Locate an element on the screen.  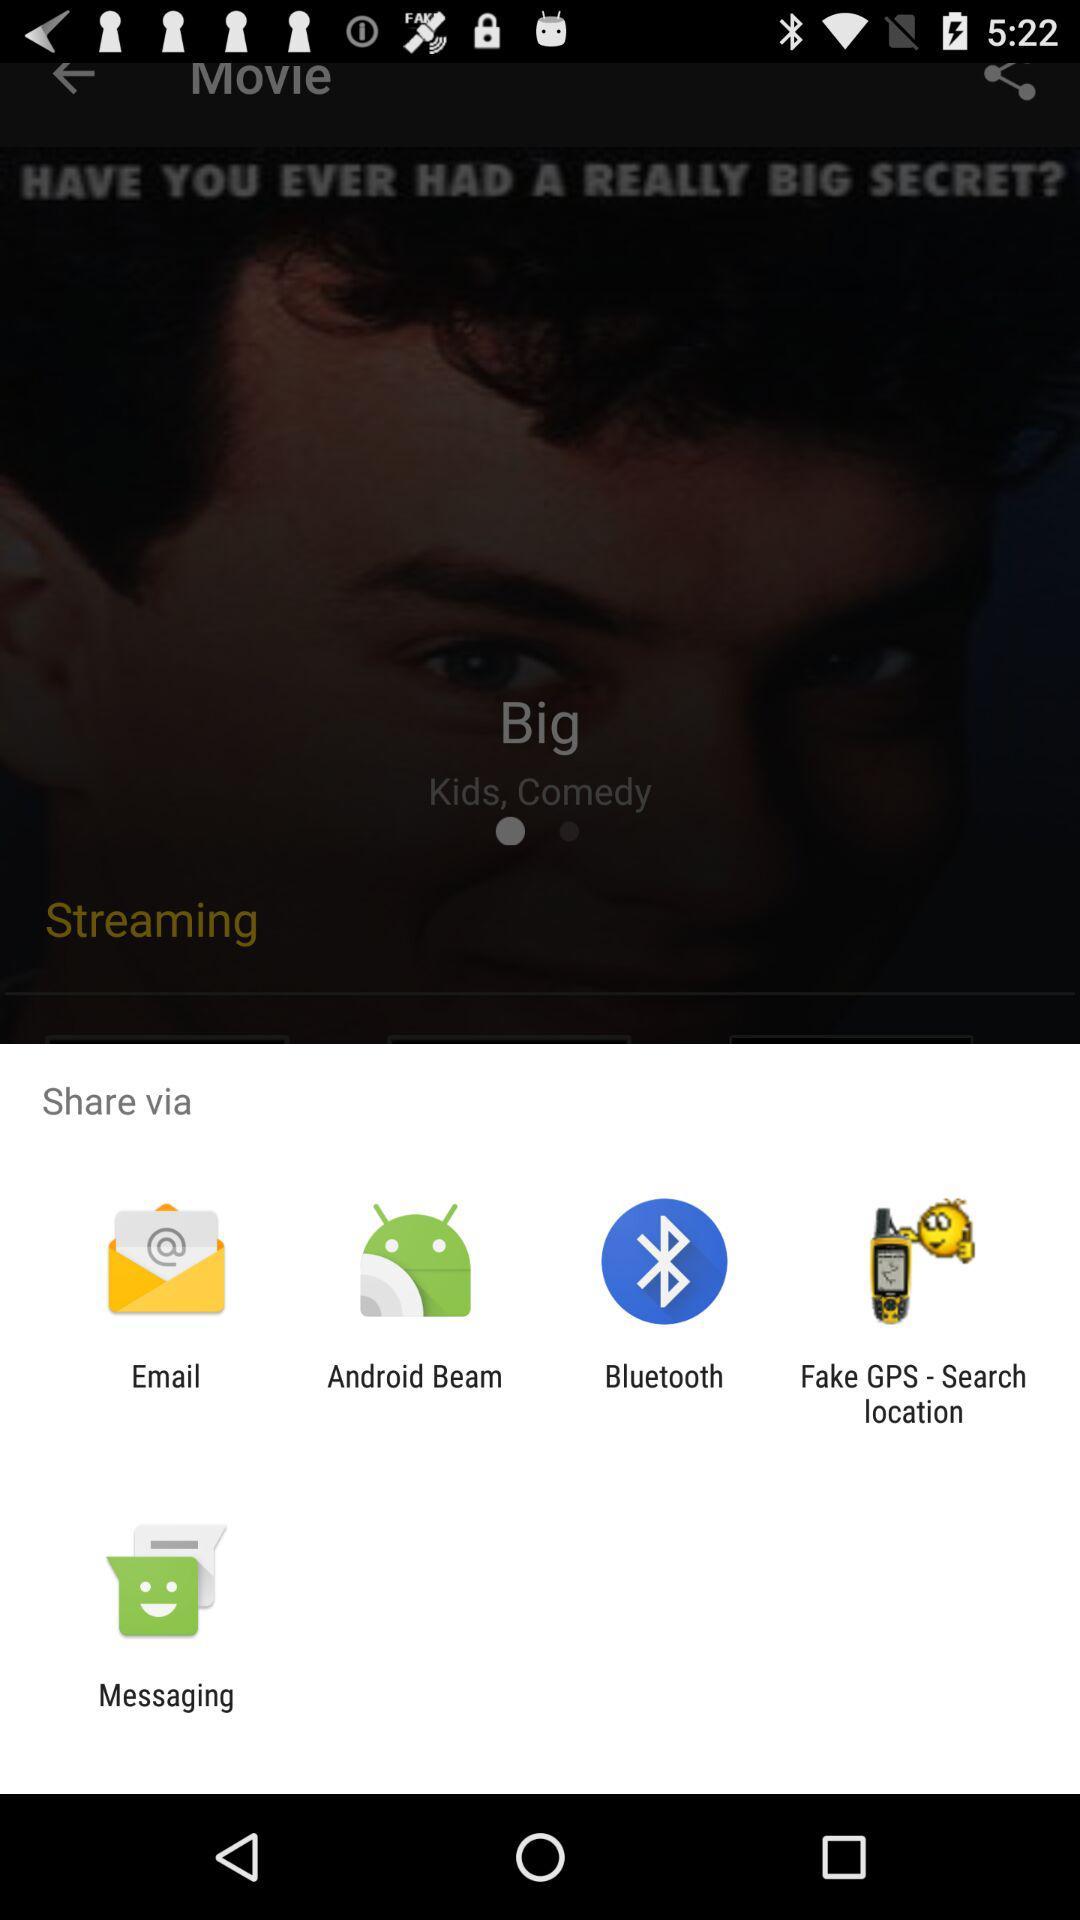
the item next to email icon is located at coordinates (414, 1392).